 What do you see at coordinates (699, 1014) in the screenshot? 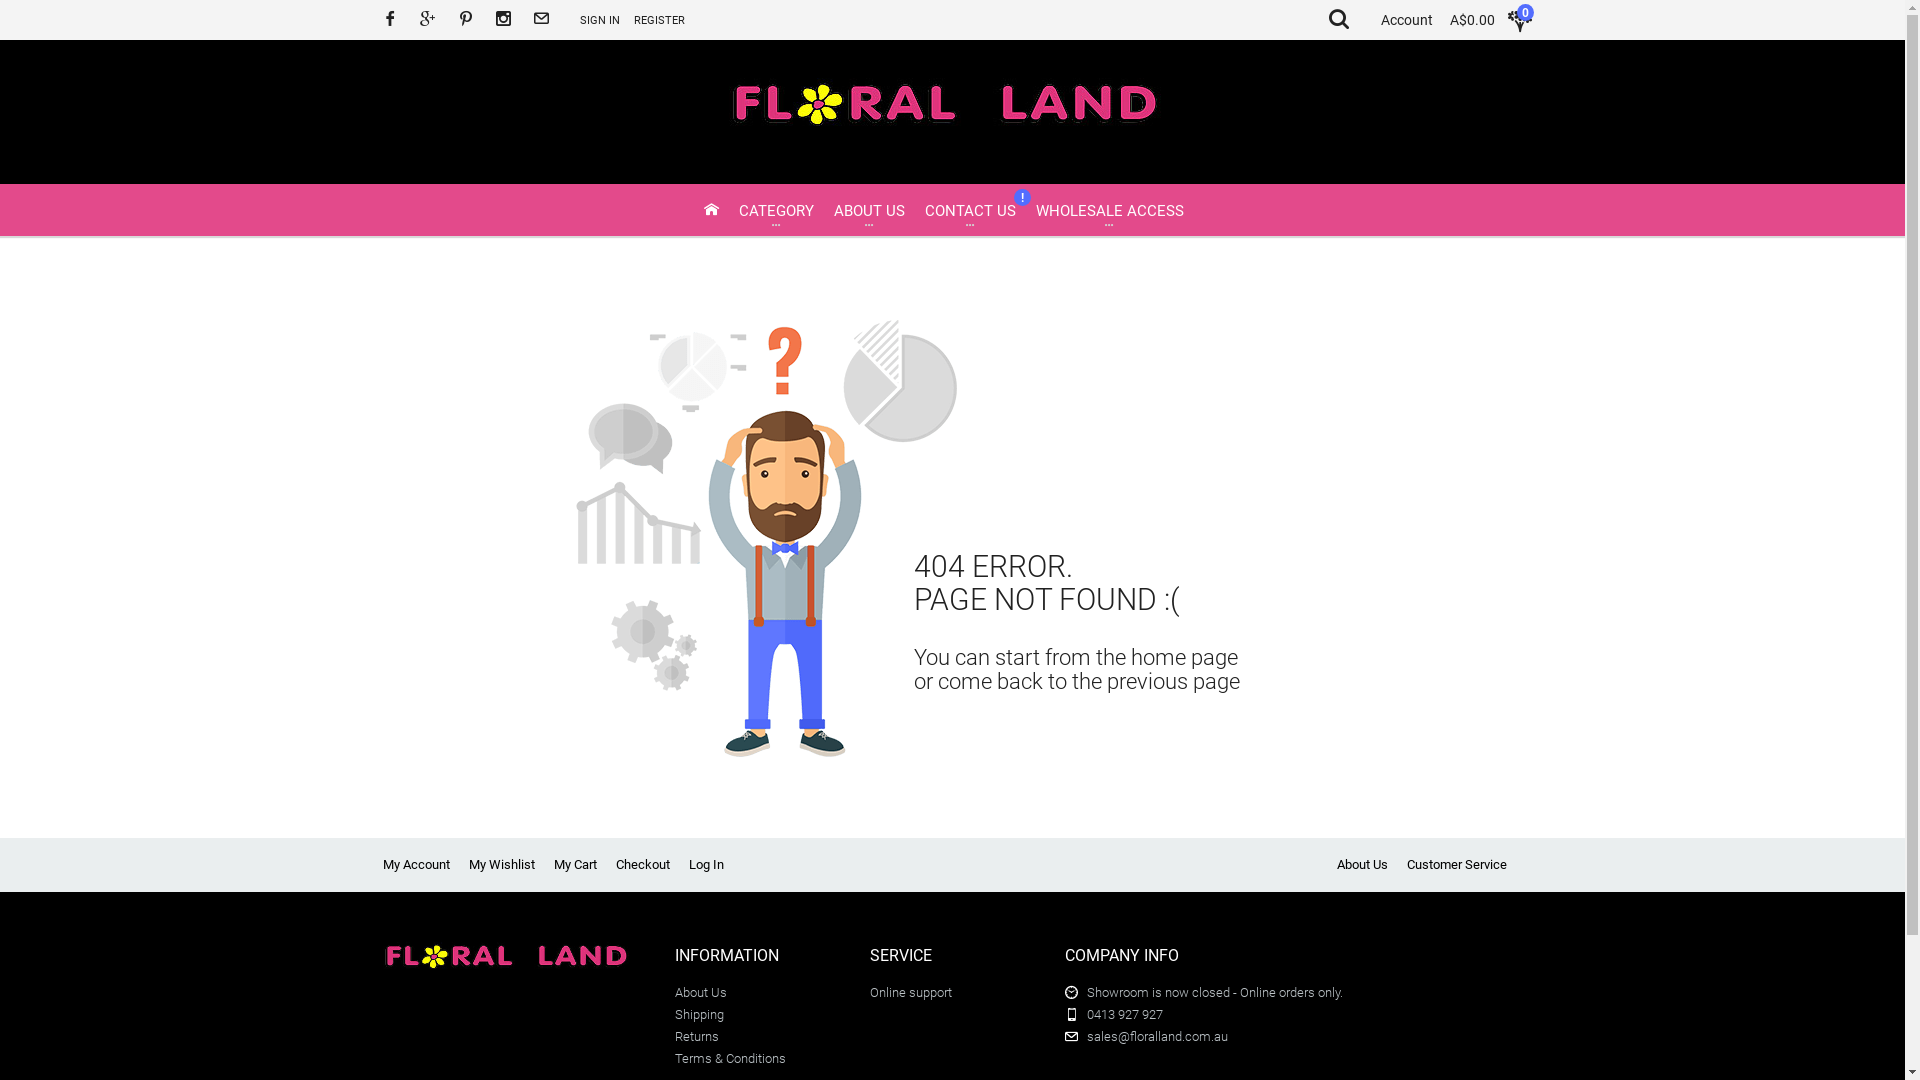
I see `'Shipping'` at bounding box center [699, 1014].